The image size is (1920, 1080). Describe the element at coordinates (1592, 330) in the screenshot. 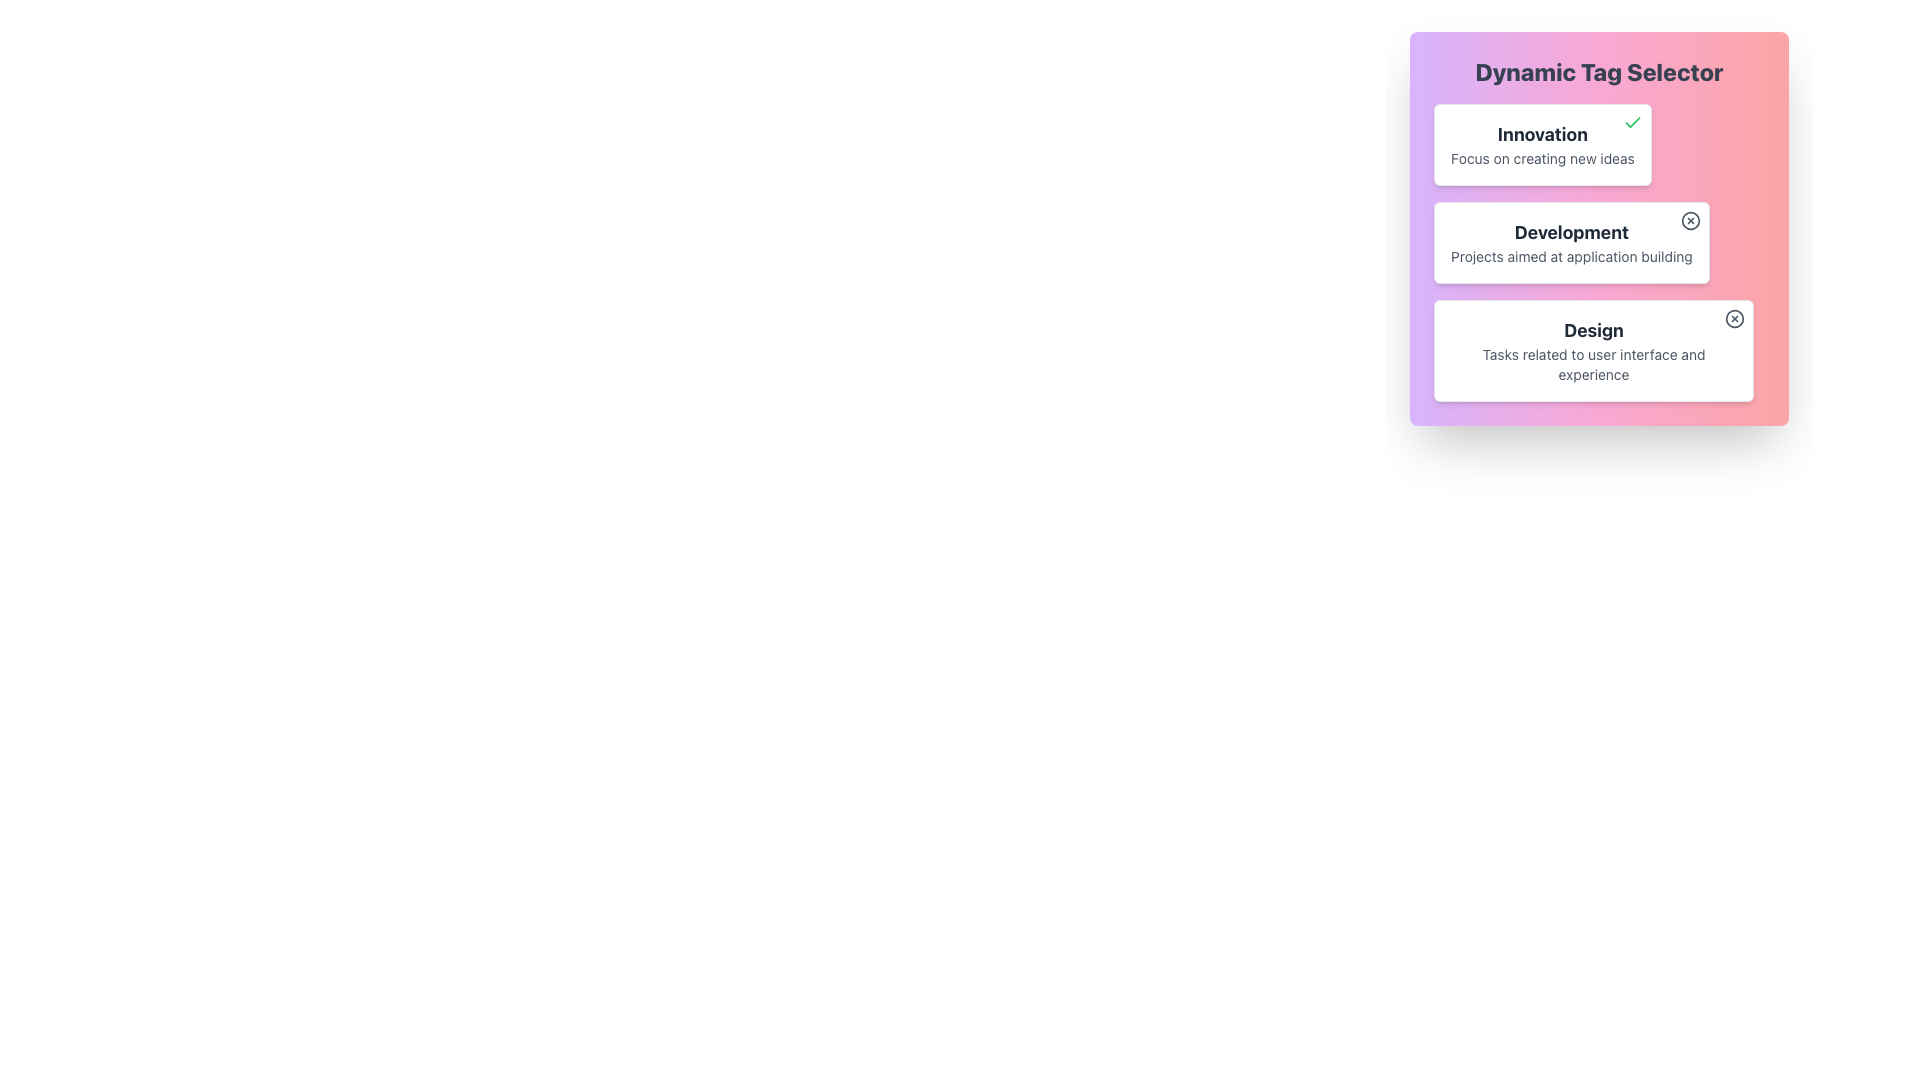

I see `text content of the bold 'Design' label located prominently within its bordered box in the 'Dynamic Tag Selector' panel` at that location.